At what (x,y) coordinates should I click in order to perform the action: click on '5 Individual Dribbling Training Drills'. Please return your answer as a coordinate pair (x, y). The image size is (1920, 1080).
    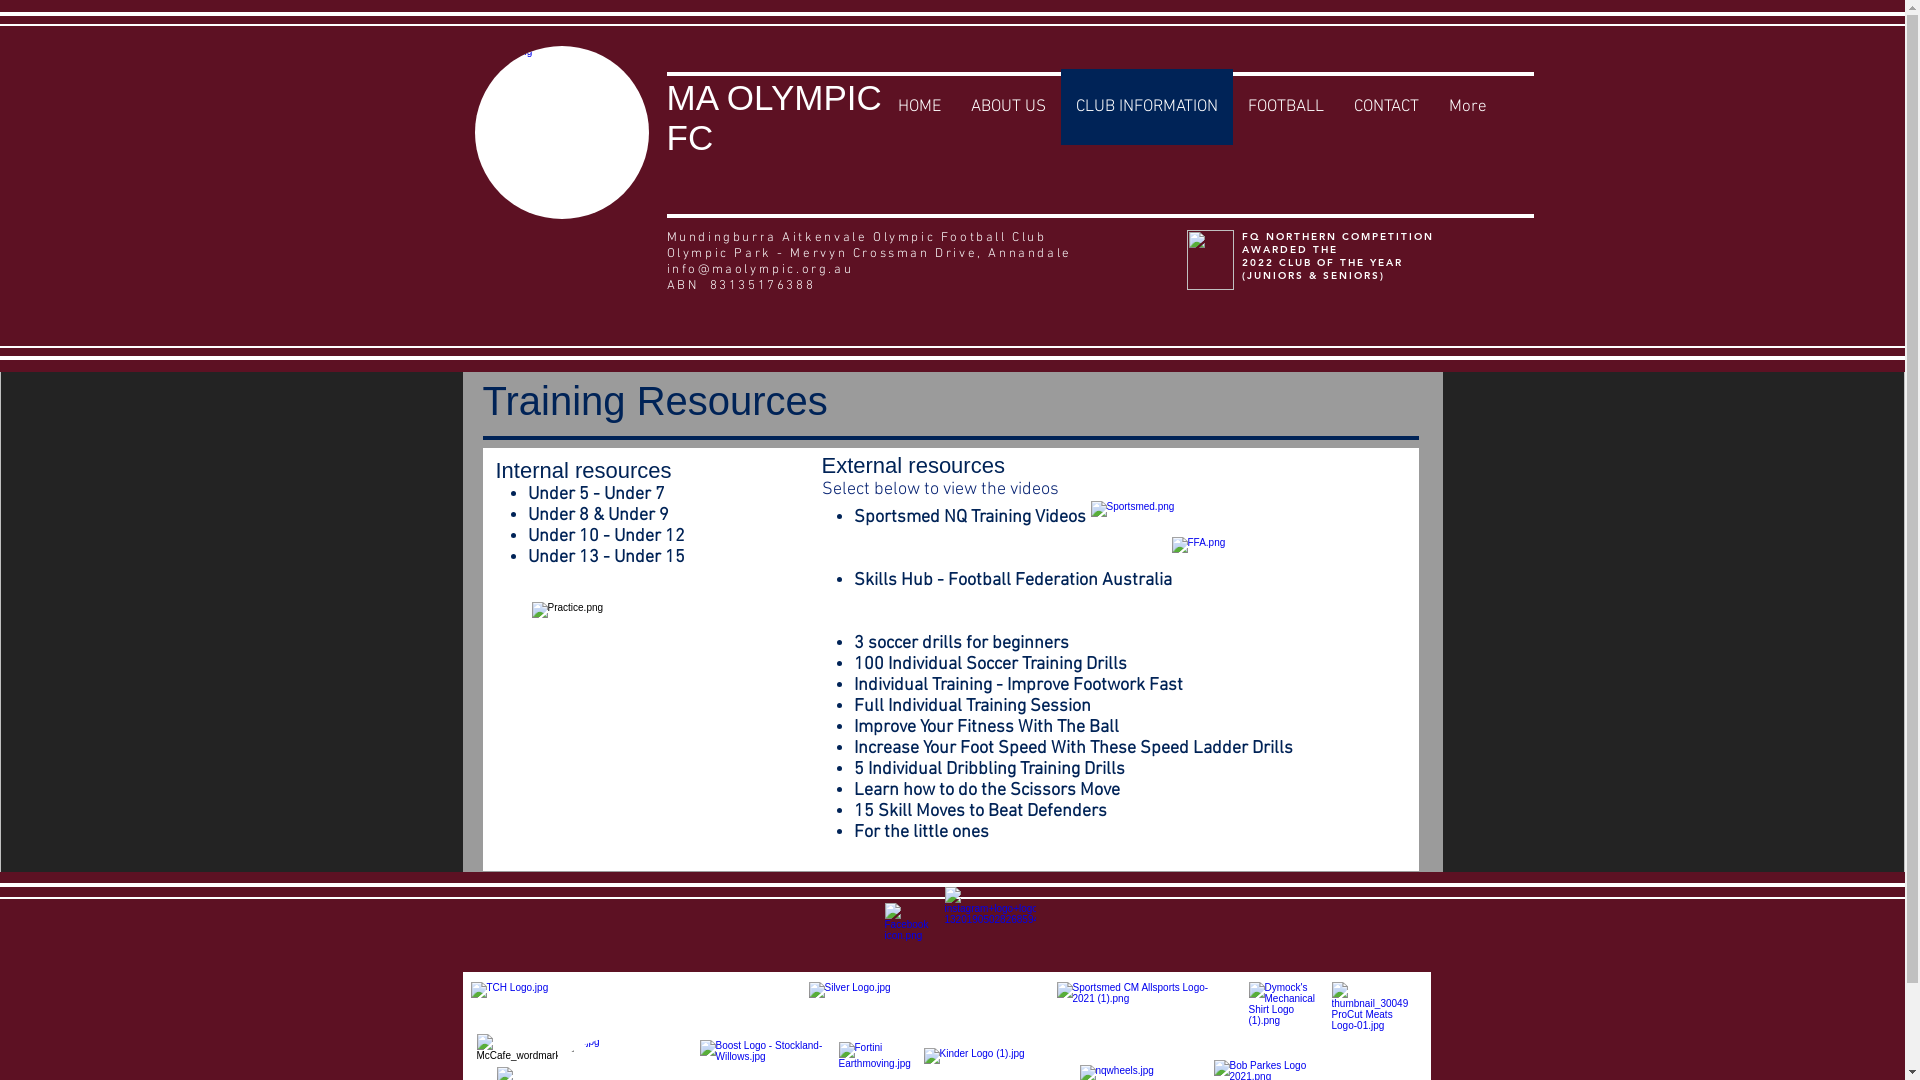
    Looking at the image, I should click on (989, 768).